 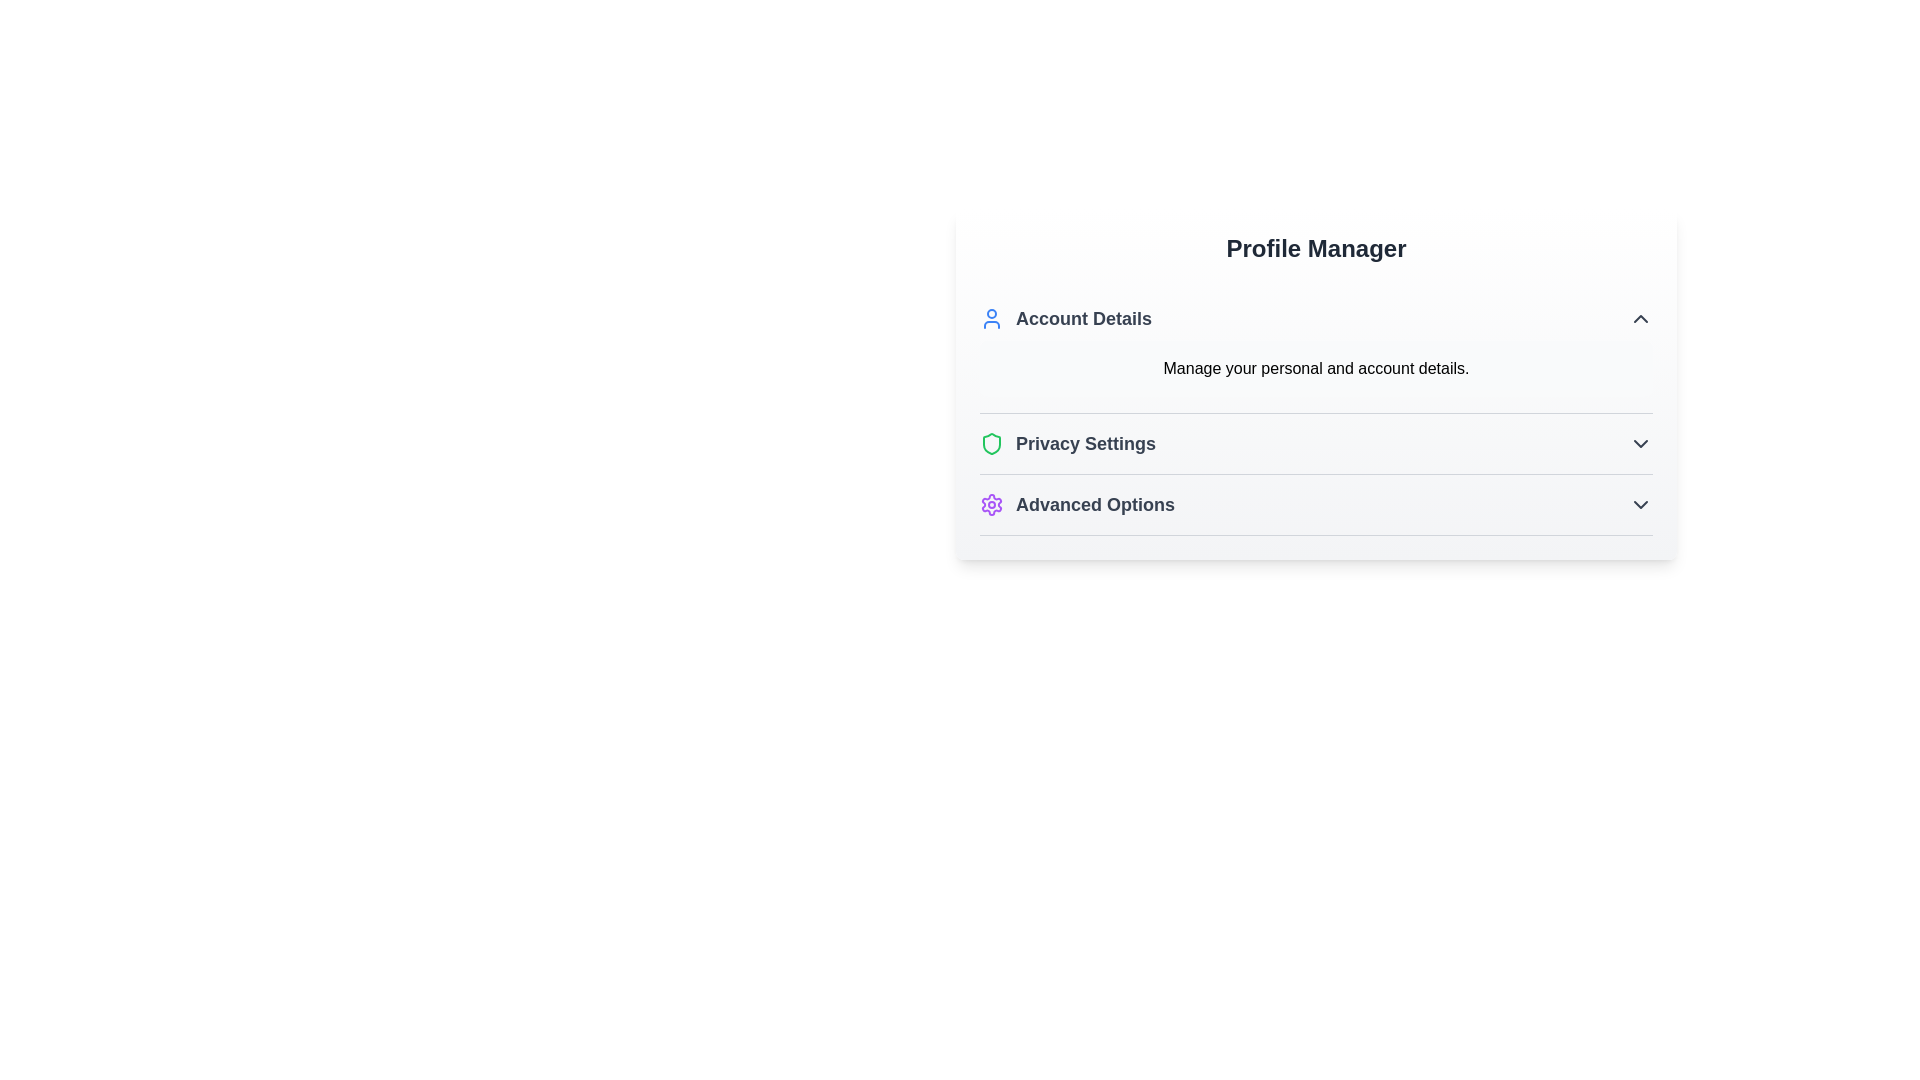 What do you see at coordinates (992, 504) in the screenshot?
I see `the settings icon located to the left of the 'Advanced Options' text in the Profile Manager interface` at bounding box center [992, 504].